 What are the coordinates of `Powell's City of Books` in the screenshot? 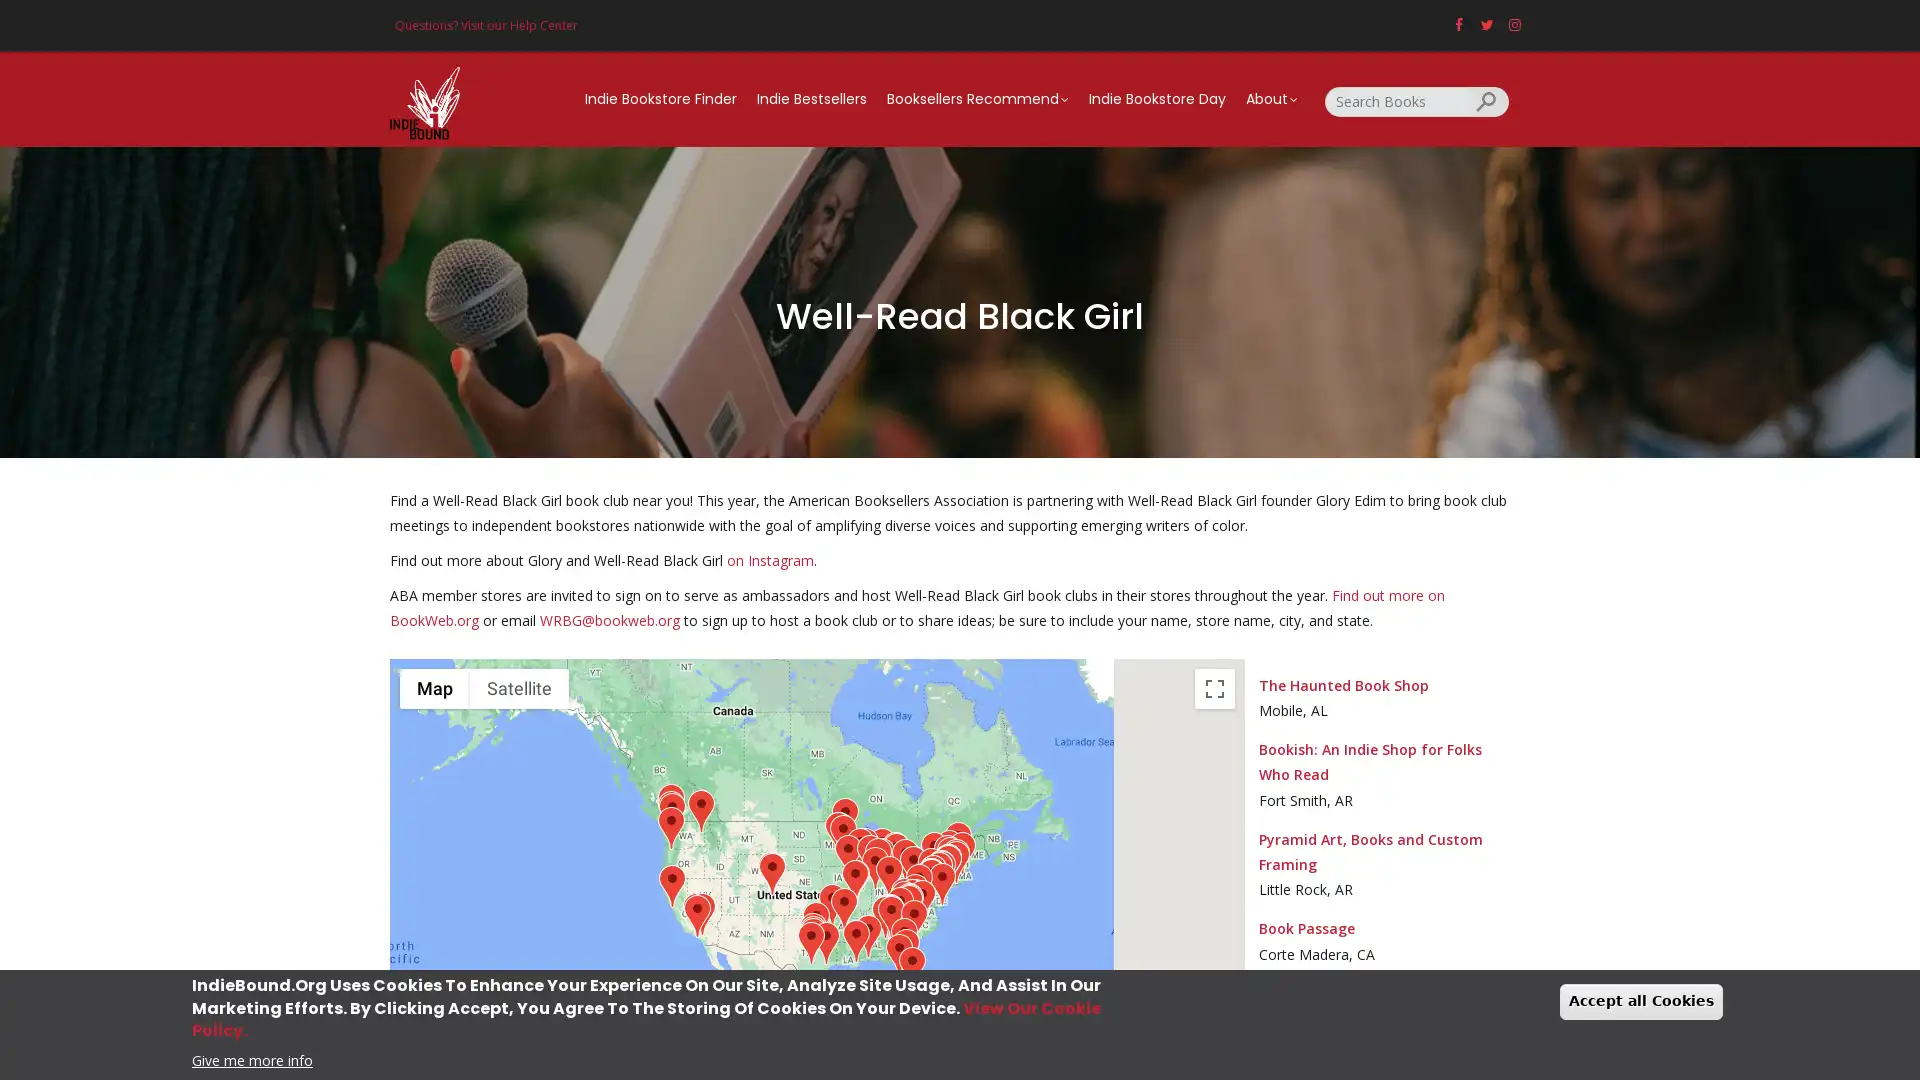 It's located at (670, 827).